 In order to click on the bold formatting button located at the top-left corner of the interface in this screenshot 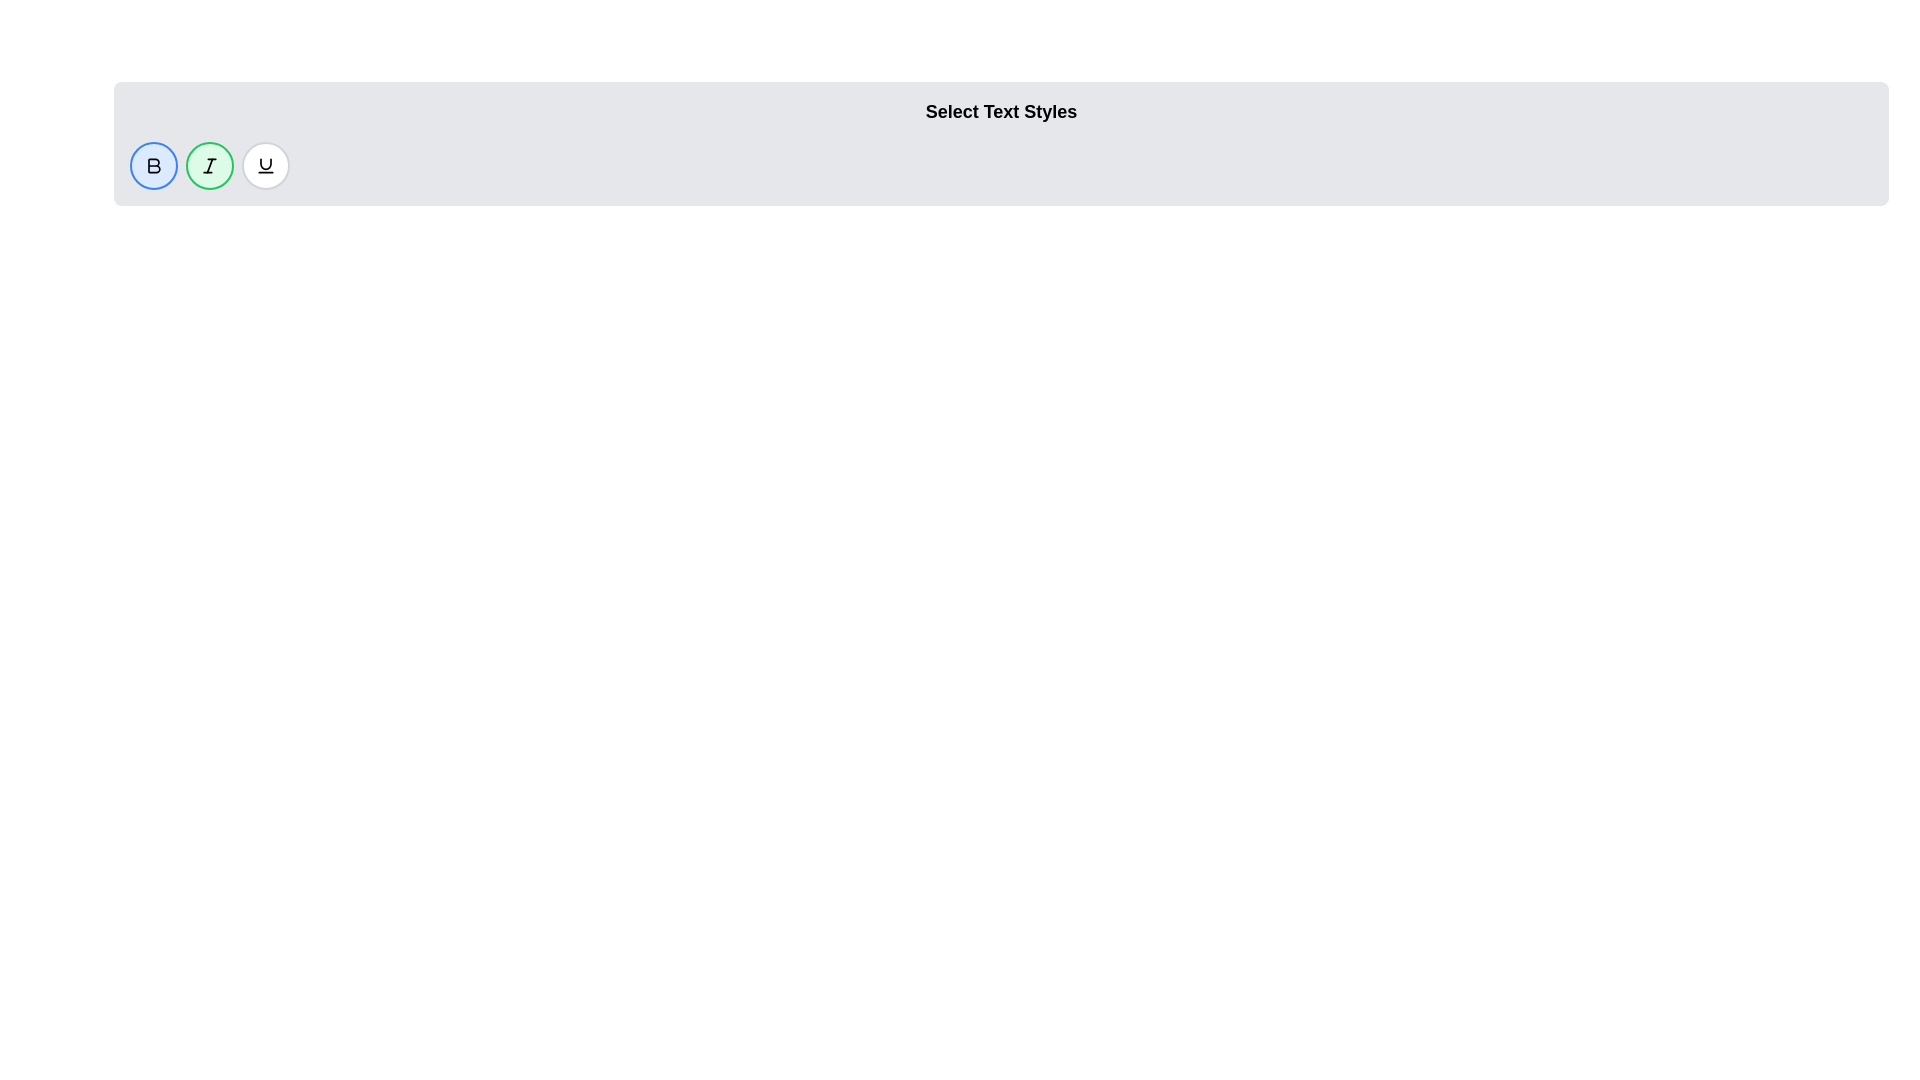, I will do `click(153, 164)`.